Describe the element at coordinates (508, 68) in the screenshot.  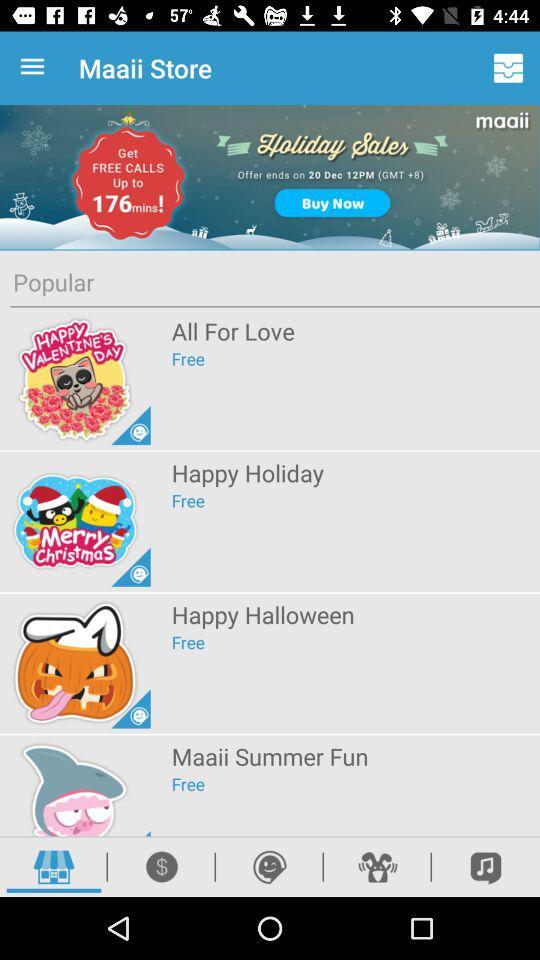
I see `app to the right of maaii store app` at that location.